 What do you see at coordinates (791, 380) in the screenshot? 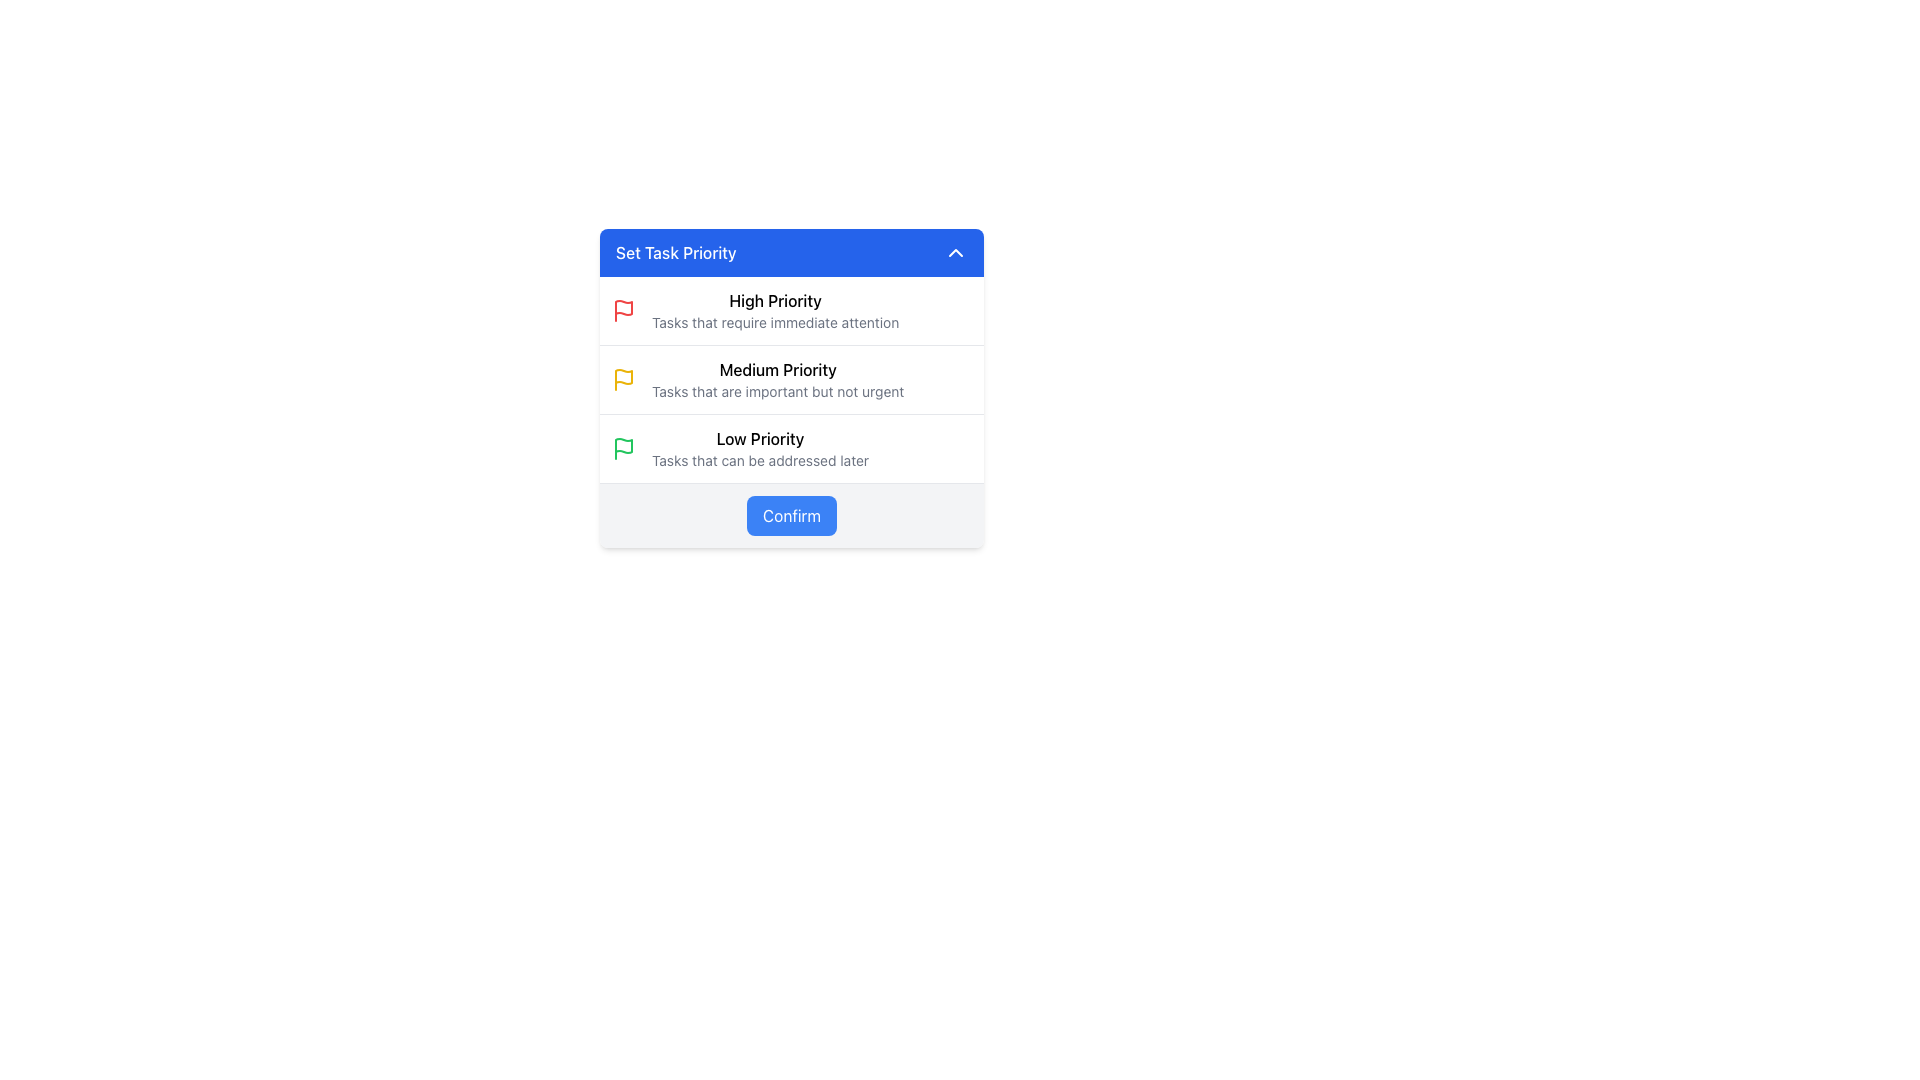
I see `the ordered list displaying task priority levels ('High Priority', 'Medium Priority', 'Low Priority')` at bounding box center [791, 380].